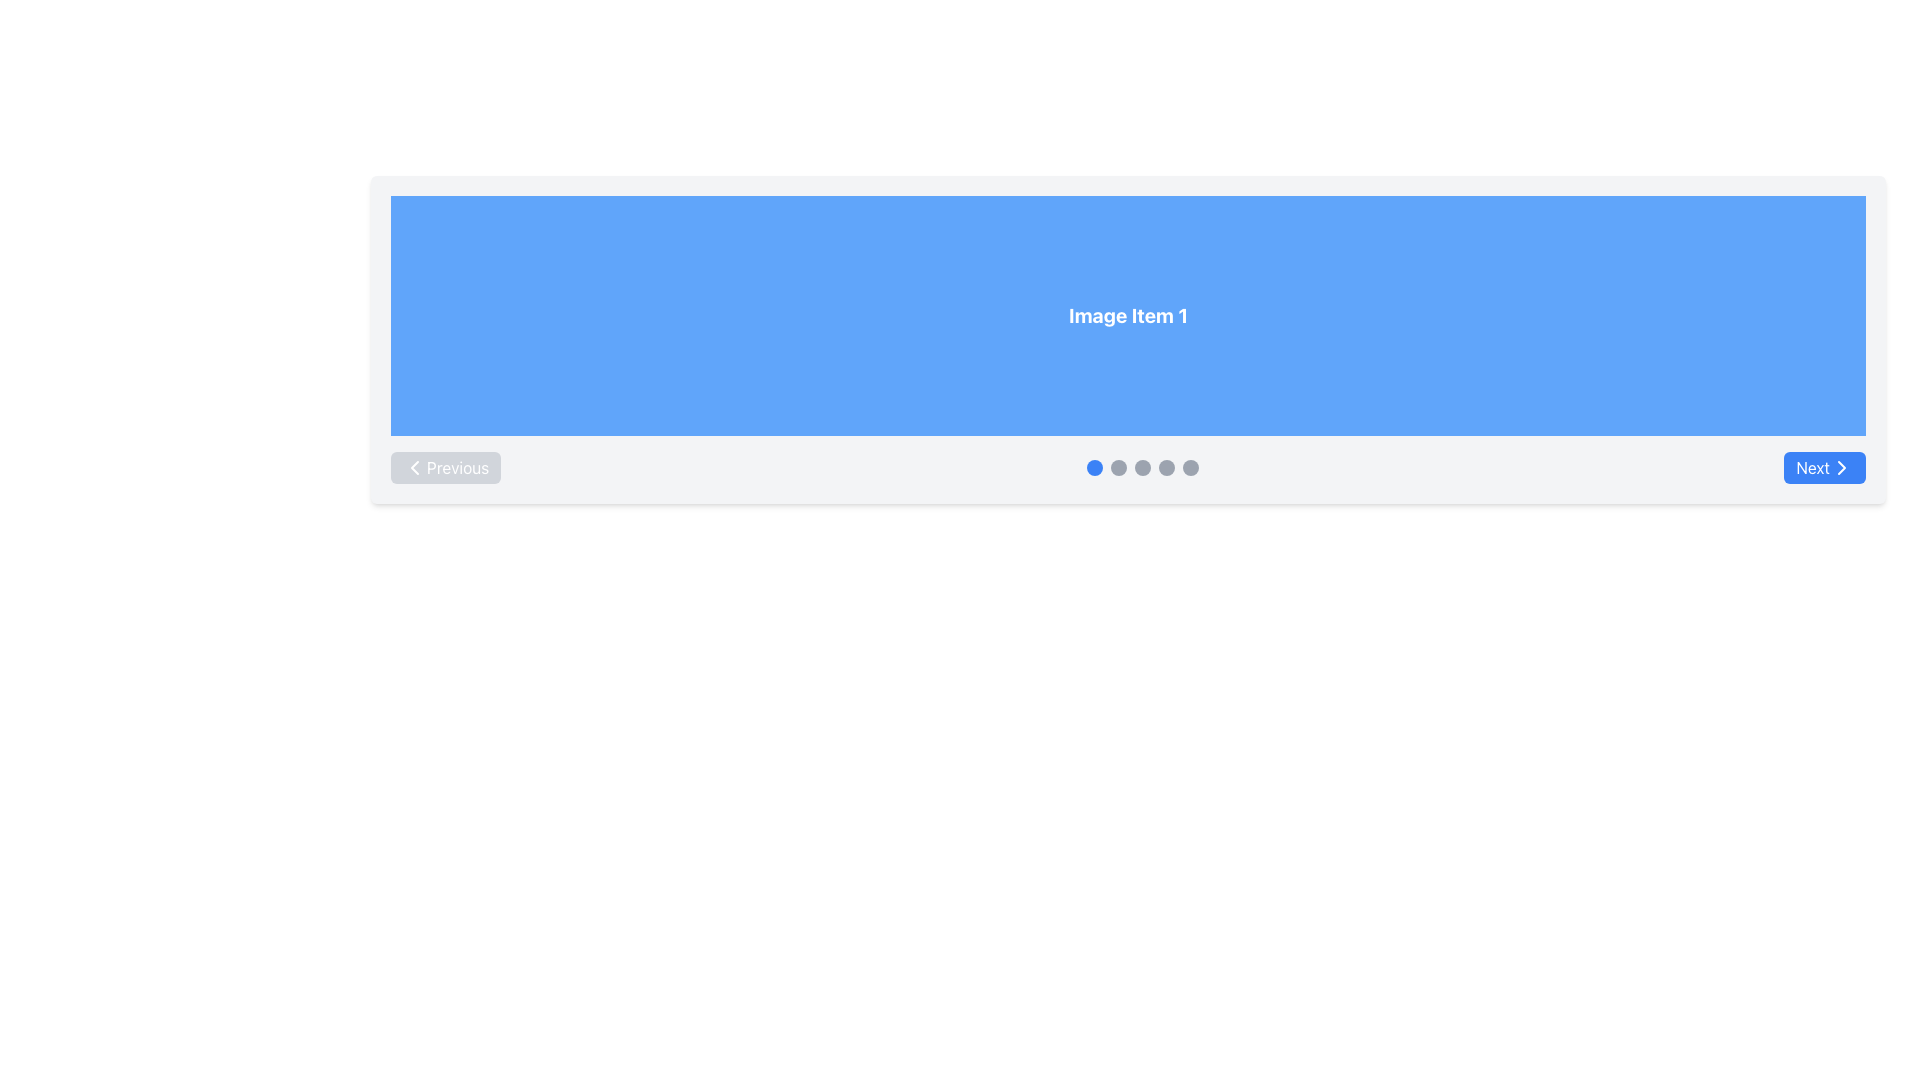 The width and height of the screenshot is (1920, 1080). What do you see at coordinates (1117, 467) in the screenshot?
I see `the second circular icon indicator located below the blue-filled rectangular section labeled 'Image Item 1'` at bounding box center [1117, 467].